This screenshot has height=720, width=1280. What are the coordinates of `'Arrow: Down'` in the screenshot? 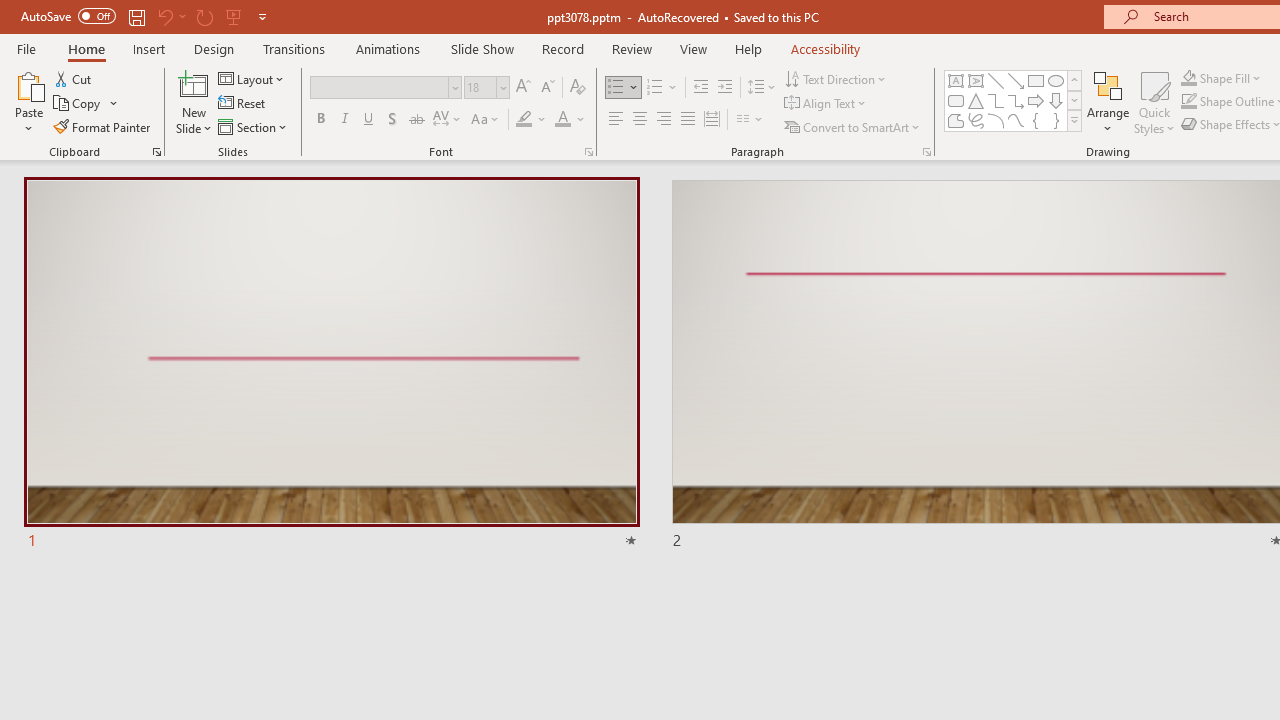 It's located at (1055, 100).